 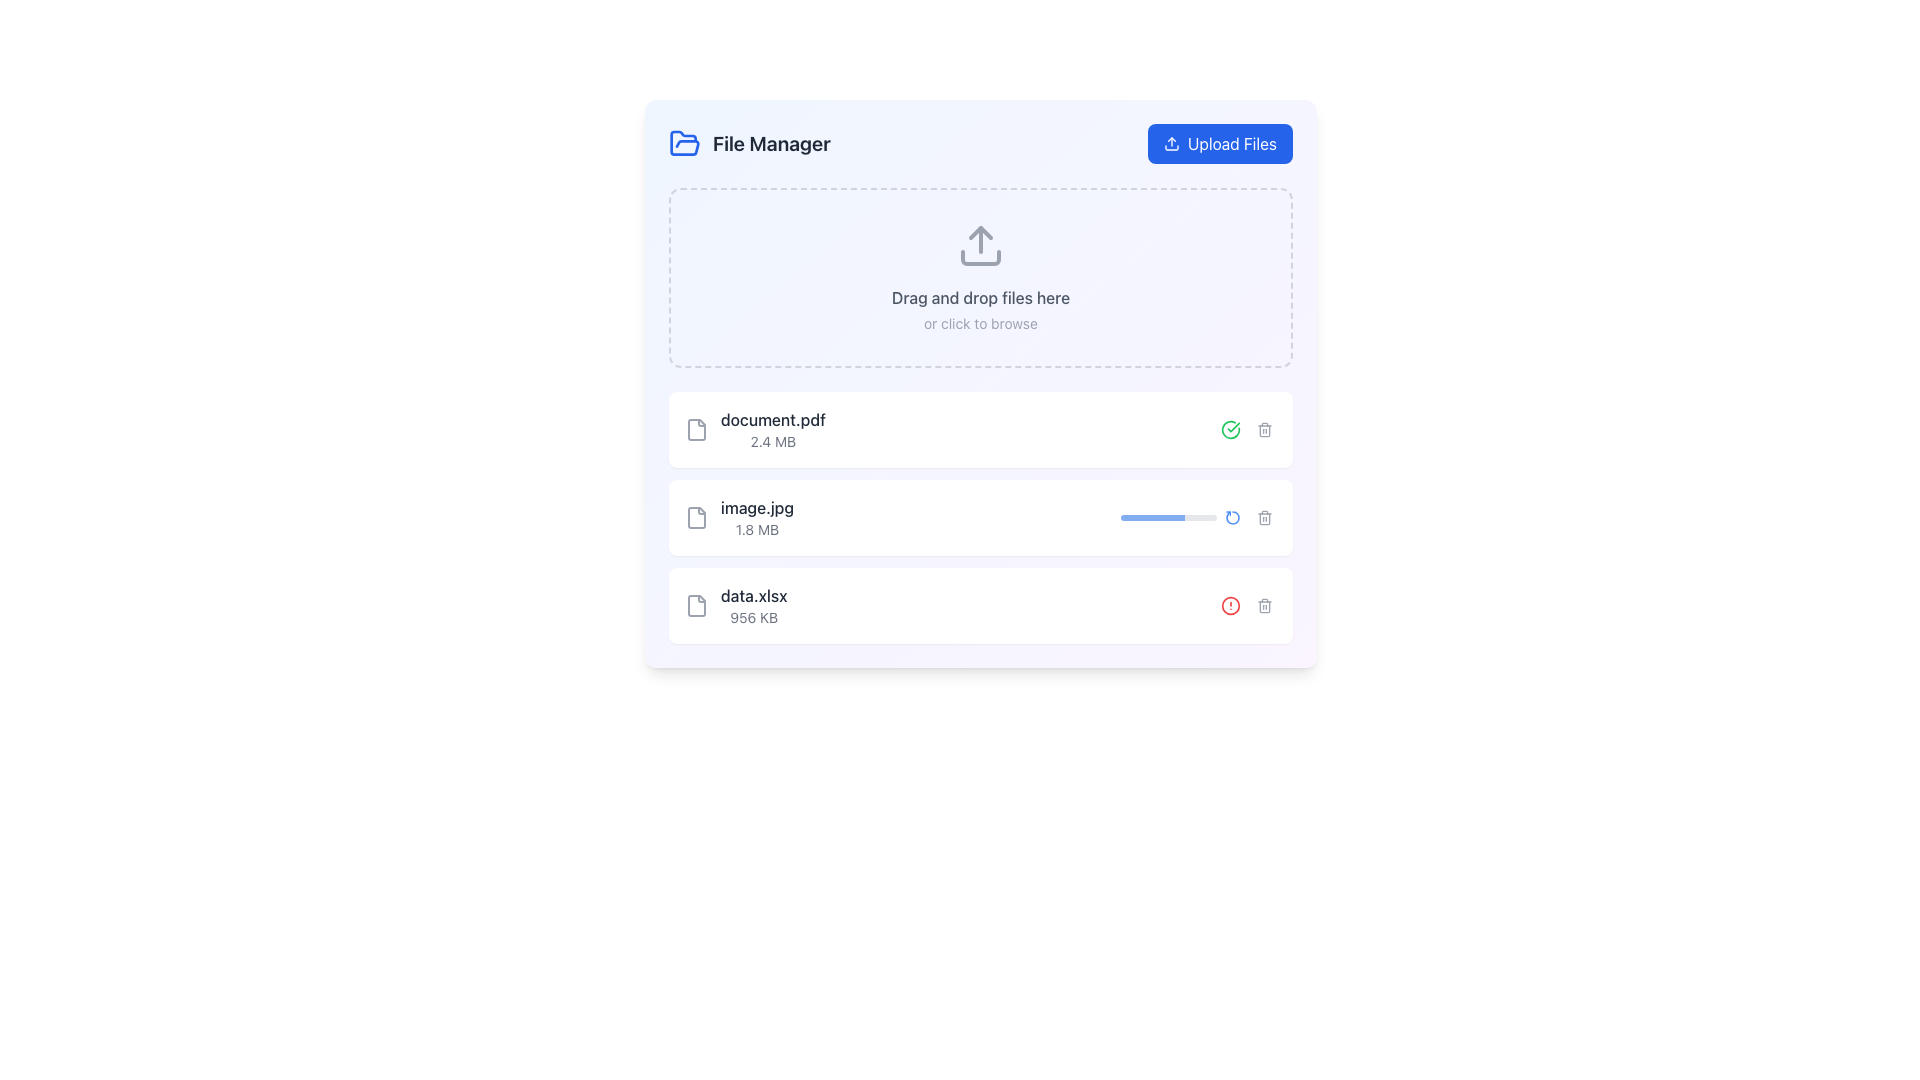 What do you see at coordinates (980, 245) in the screenshot?
I see `the file upload icon, which is the primary icon centered above the text 'Drag and drop files here or click to browse.'` at bounding box center [980, 245].